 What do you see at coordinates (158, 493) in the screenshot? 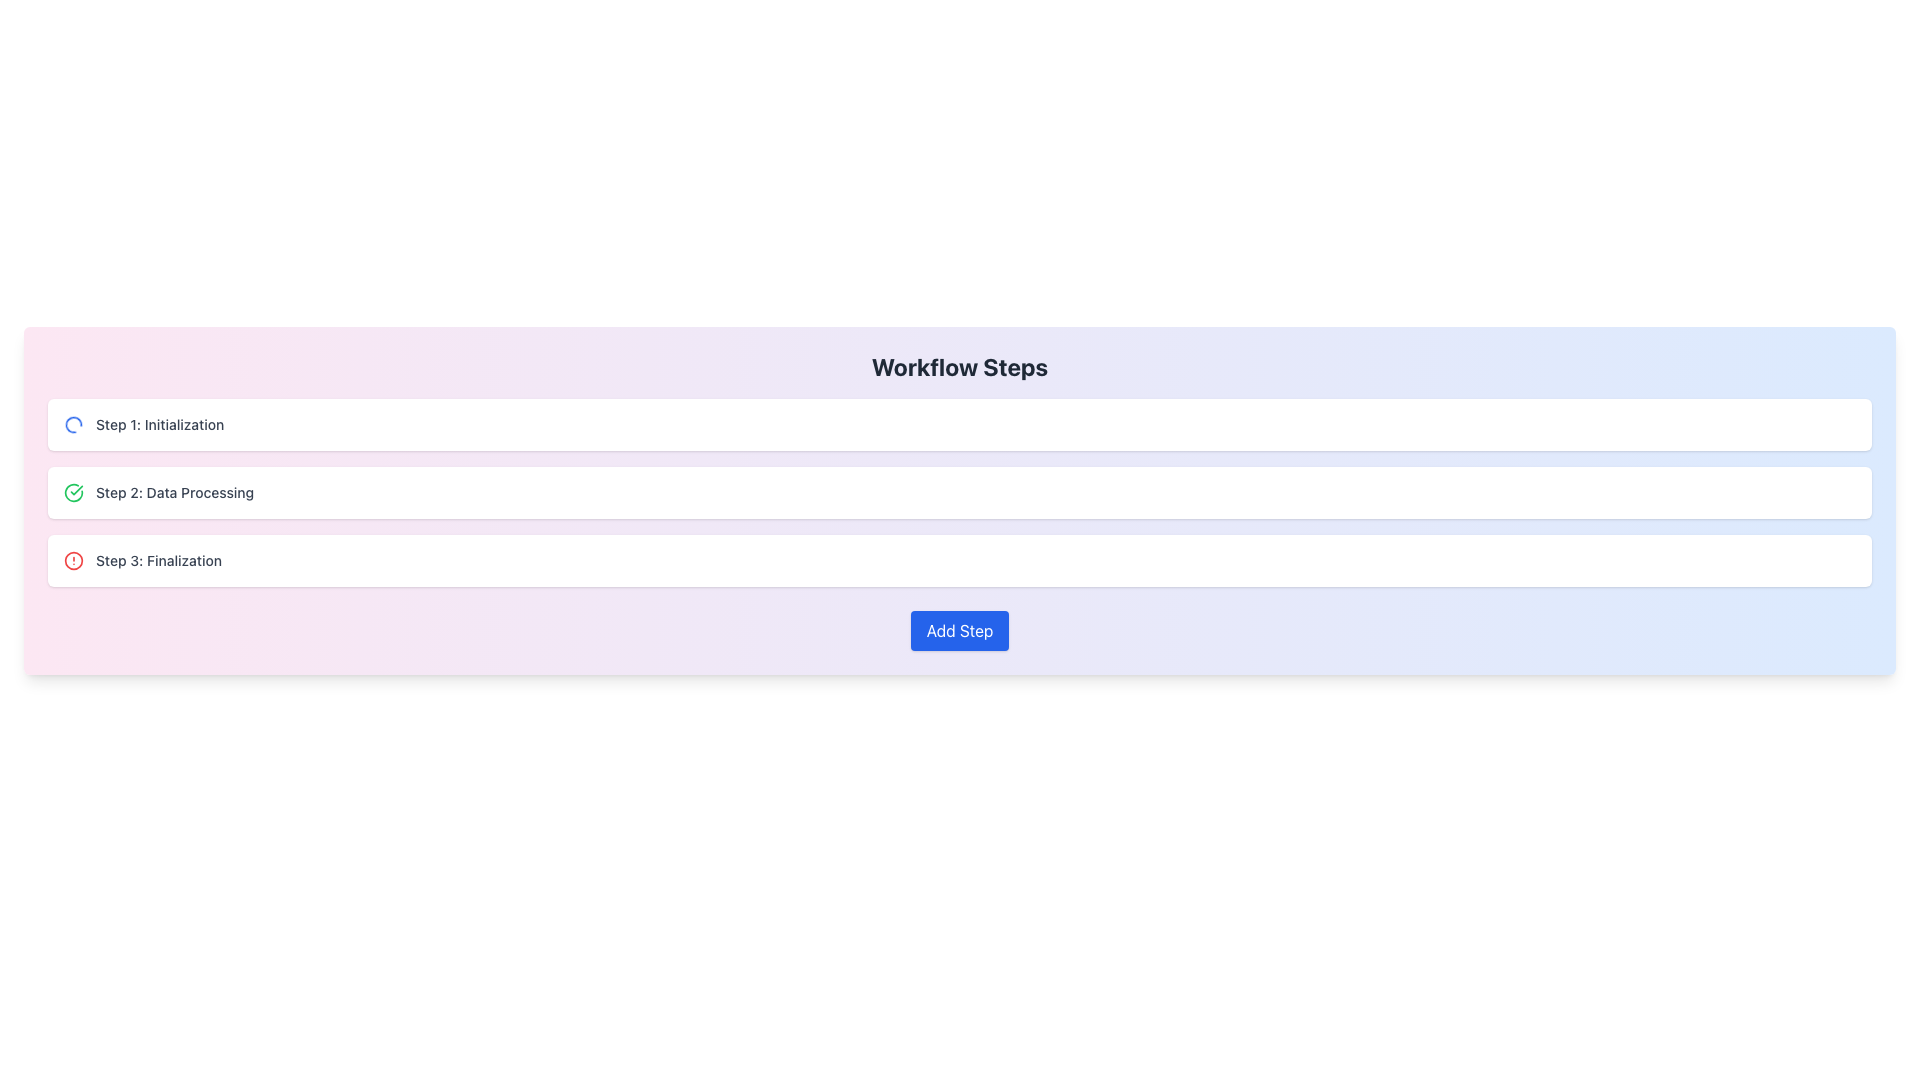
I see `text label indicating the second step in the workflow process, which shows its title and completion status with a checkmark icon, located between 'Step 1: Initialization' and 'Step 3: Finalization'` at bounding box center [158, 493].